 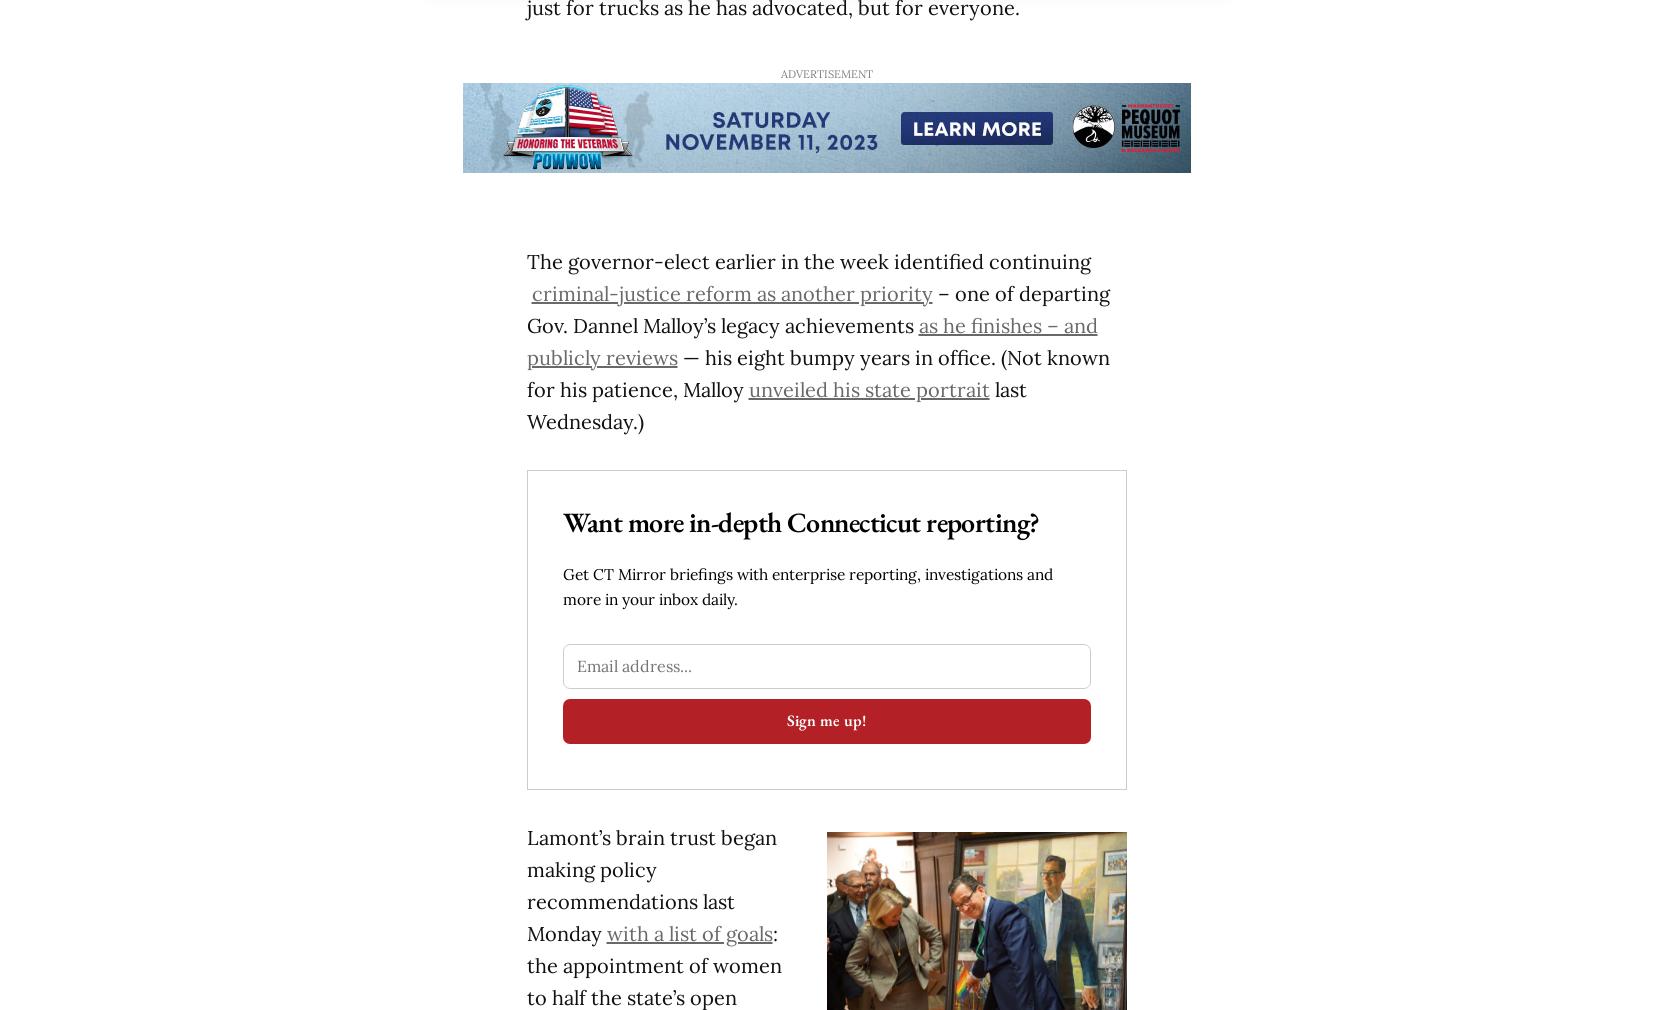 What do you see at coordinates (524, 341) in the screenshot?
I see `'as he finishes – and publicly reviews'` at bounding box center [524, 341].